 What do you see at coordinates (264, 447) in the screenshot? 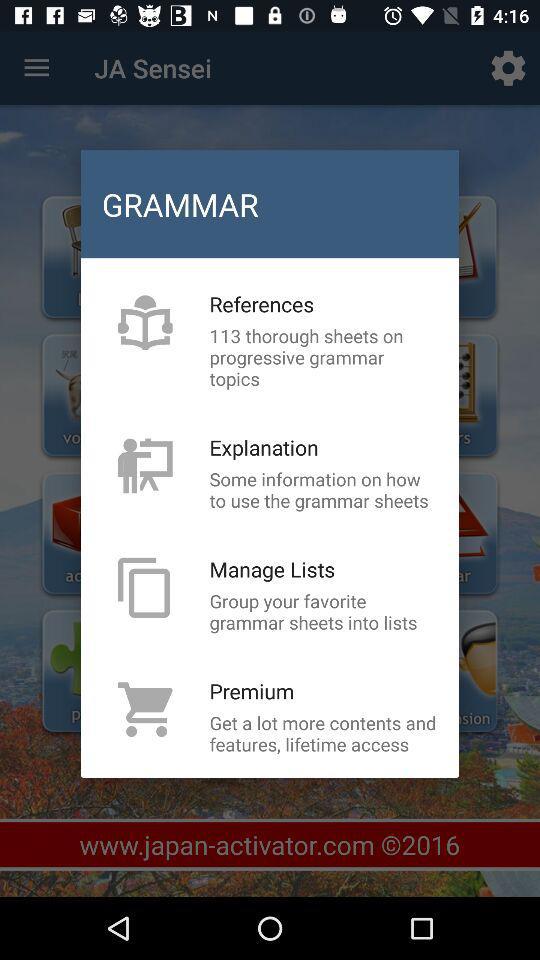
I see `icon below 113 thorough sheets icon` at bounding box center [264, 447].